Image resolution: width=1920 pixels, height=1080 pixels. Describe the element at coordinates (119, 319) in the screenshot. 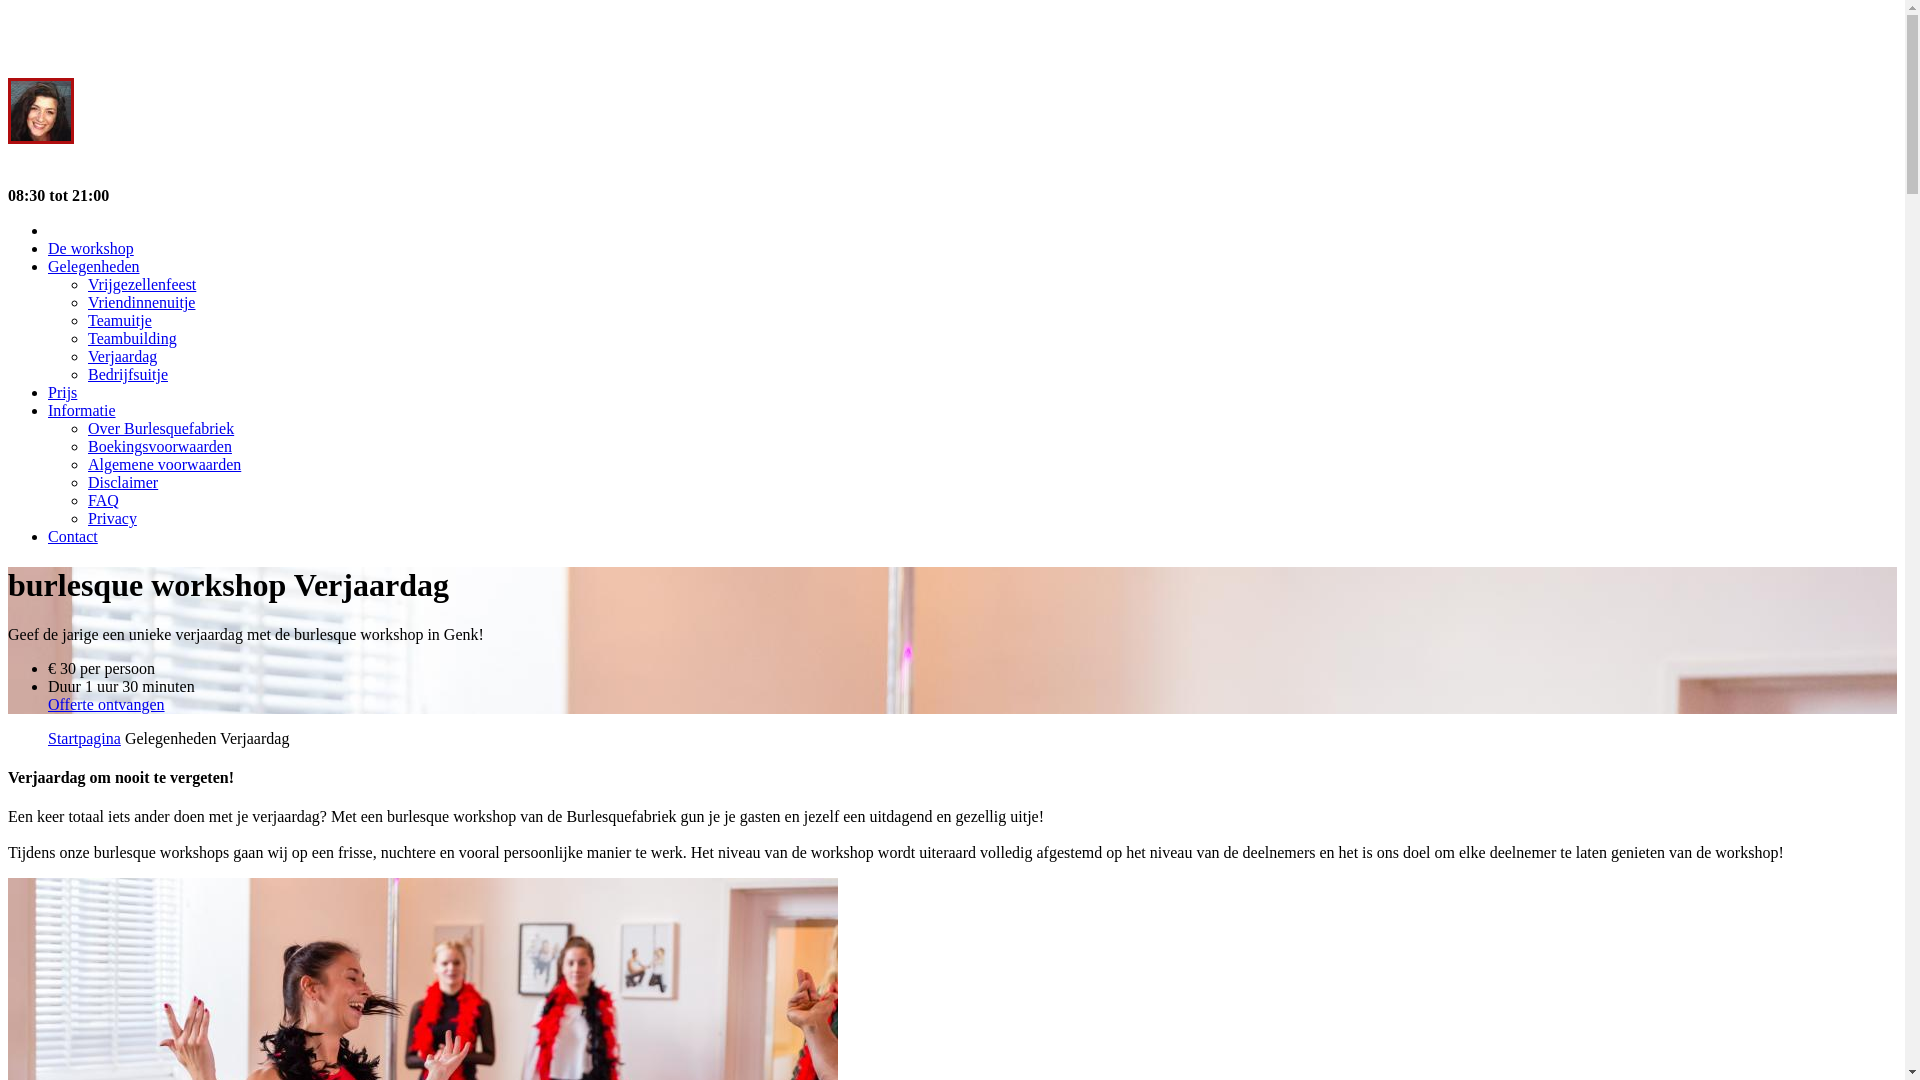

I see `'Teamuitje'` at that location.